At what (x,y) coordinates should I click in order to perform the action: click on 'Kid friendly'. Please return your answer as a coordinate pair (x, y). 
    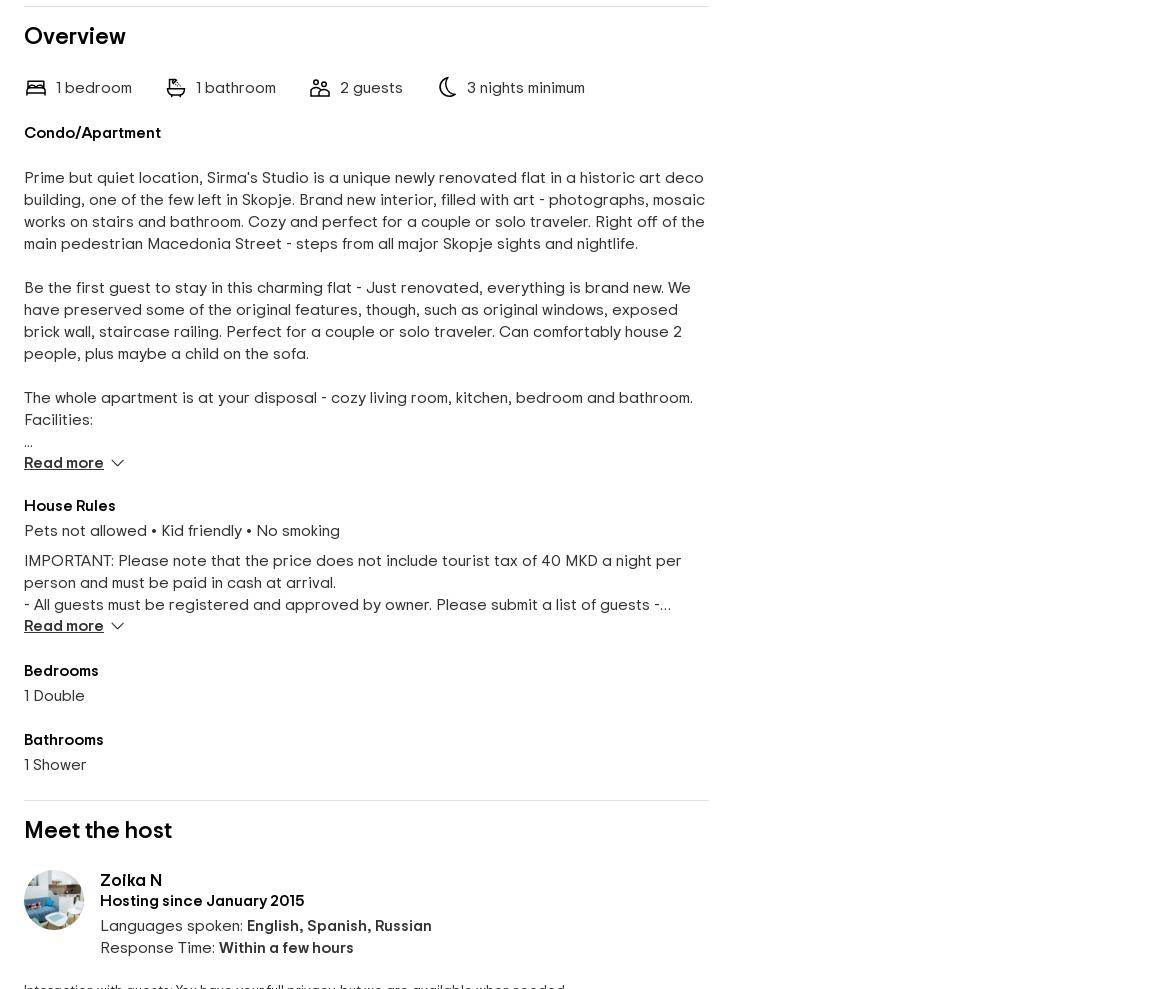
    Looking at the image, I should click on (200, 530).